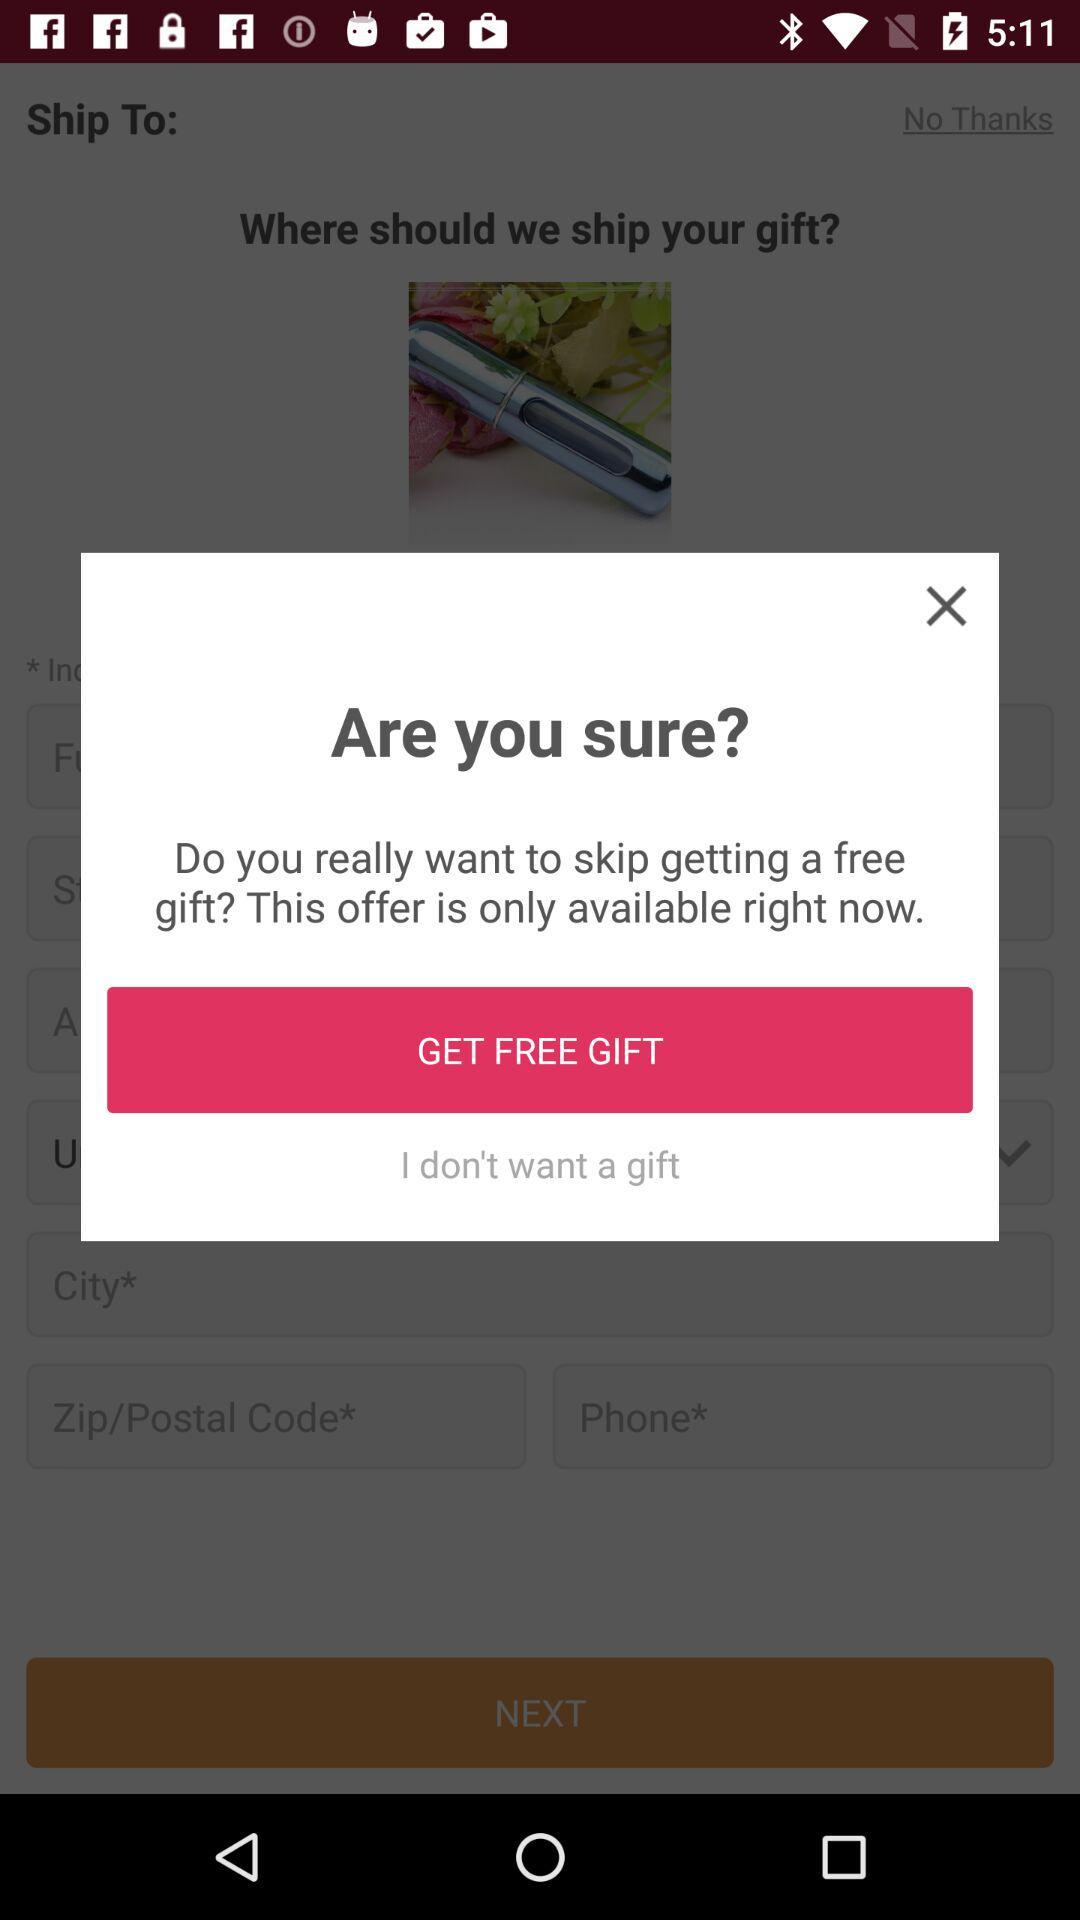 Image resolution: width=1080 pixels, height=1920 pixels. I want to click on icon below get free gift item, so click(540, 1163).